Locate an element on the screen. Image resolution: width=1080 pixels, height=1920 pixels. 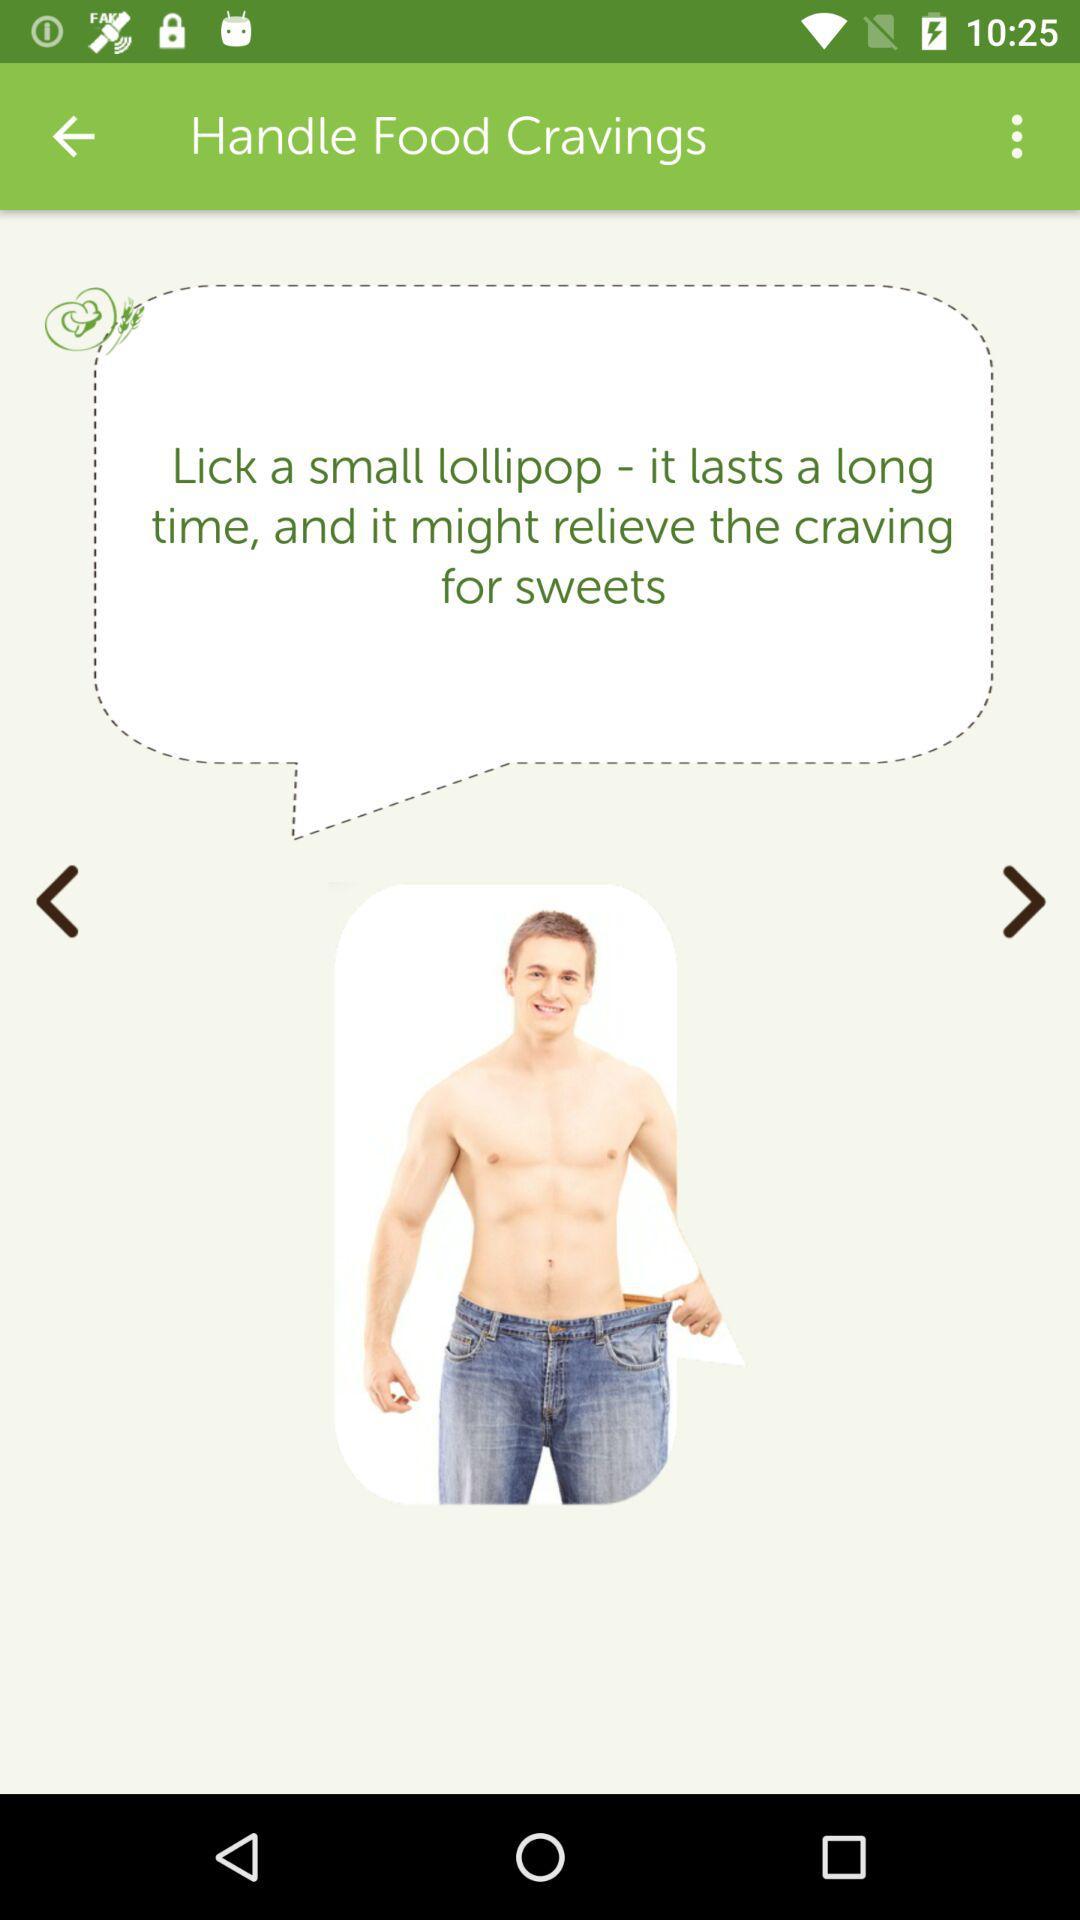
the item above the lick a small item is located at coordinates (1017, 135).